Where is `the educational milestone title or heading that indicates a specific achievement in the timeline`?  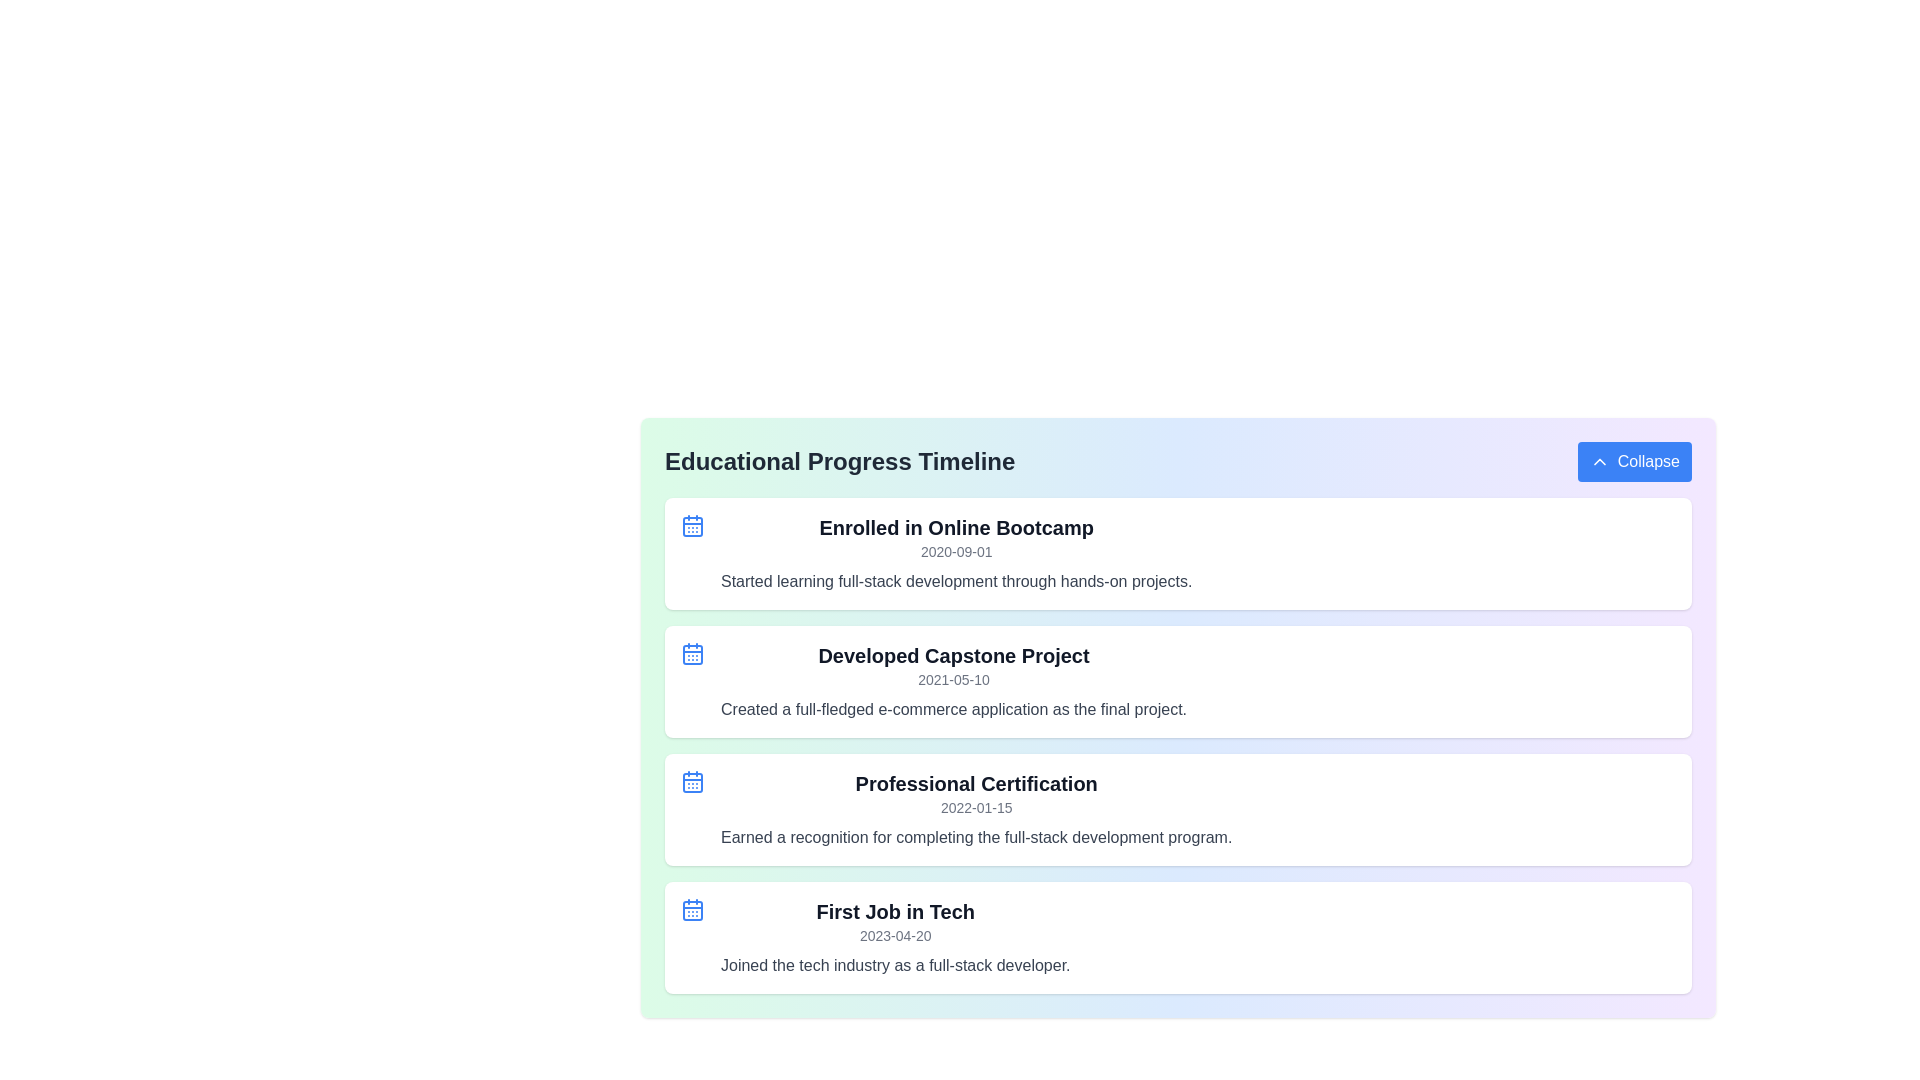 the educational milestone title or heading that indicates a specific achievement in the timeline is located at coordinates (955, 527).